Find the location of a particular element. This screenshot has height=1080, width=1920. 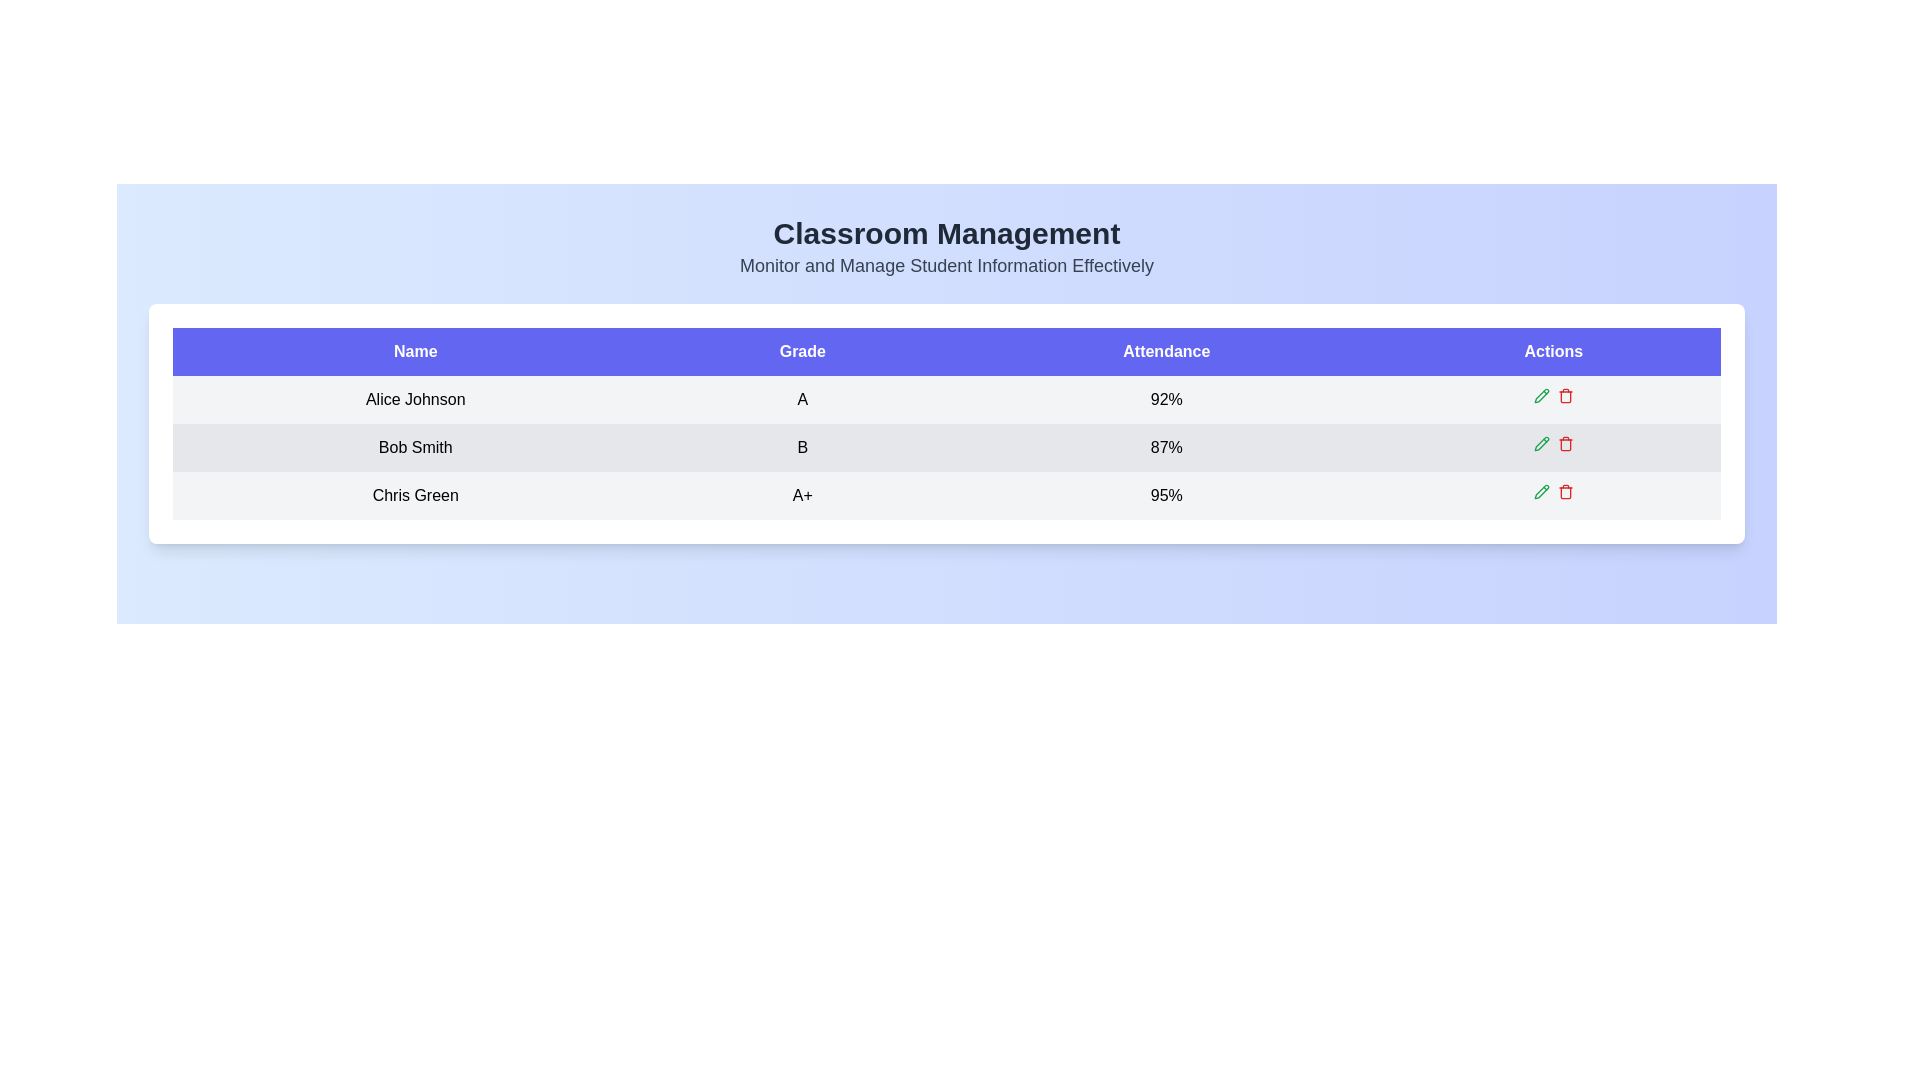

the Delete icon, which is a rounded trash can icon located in the last cell of the second row within the 'Actions' column of the table is located at coordinates (1564, 444).